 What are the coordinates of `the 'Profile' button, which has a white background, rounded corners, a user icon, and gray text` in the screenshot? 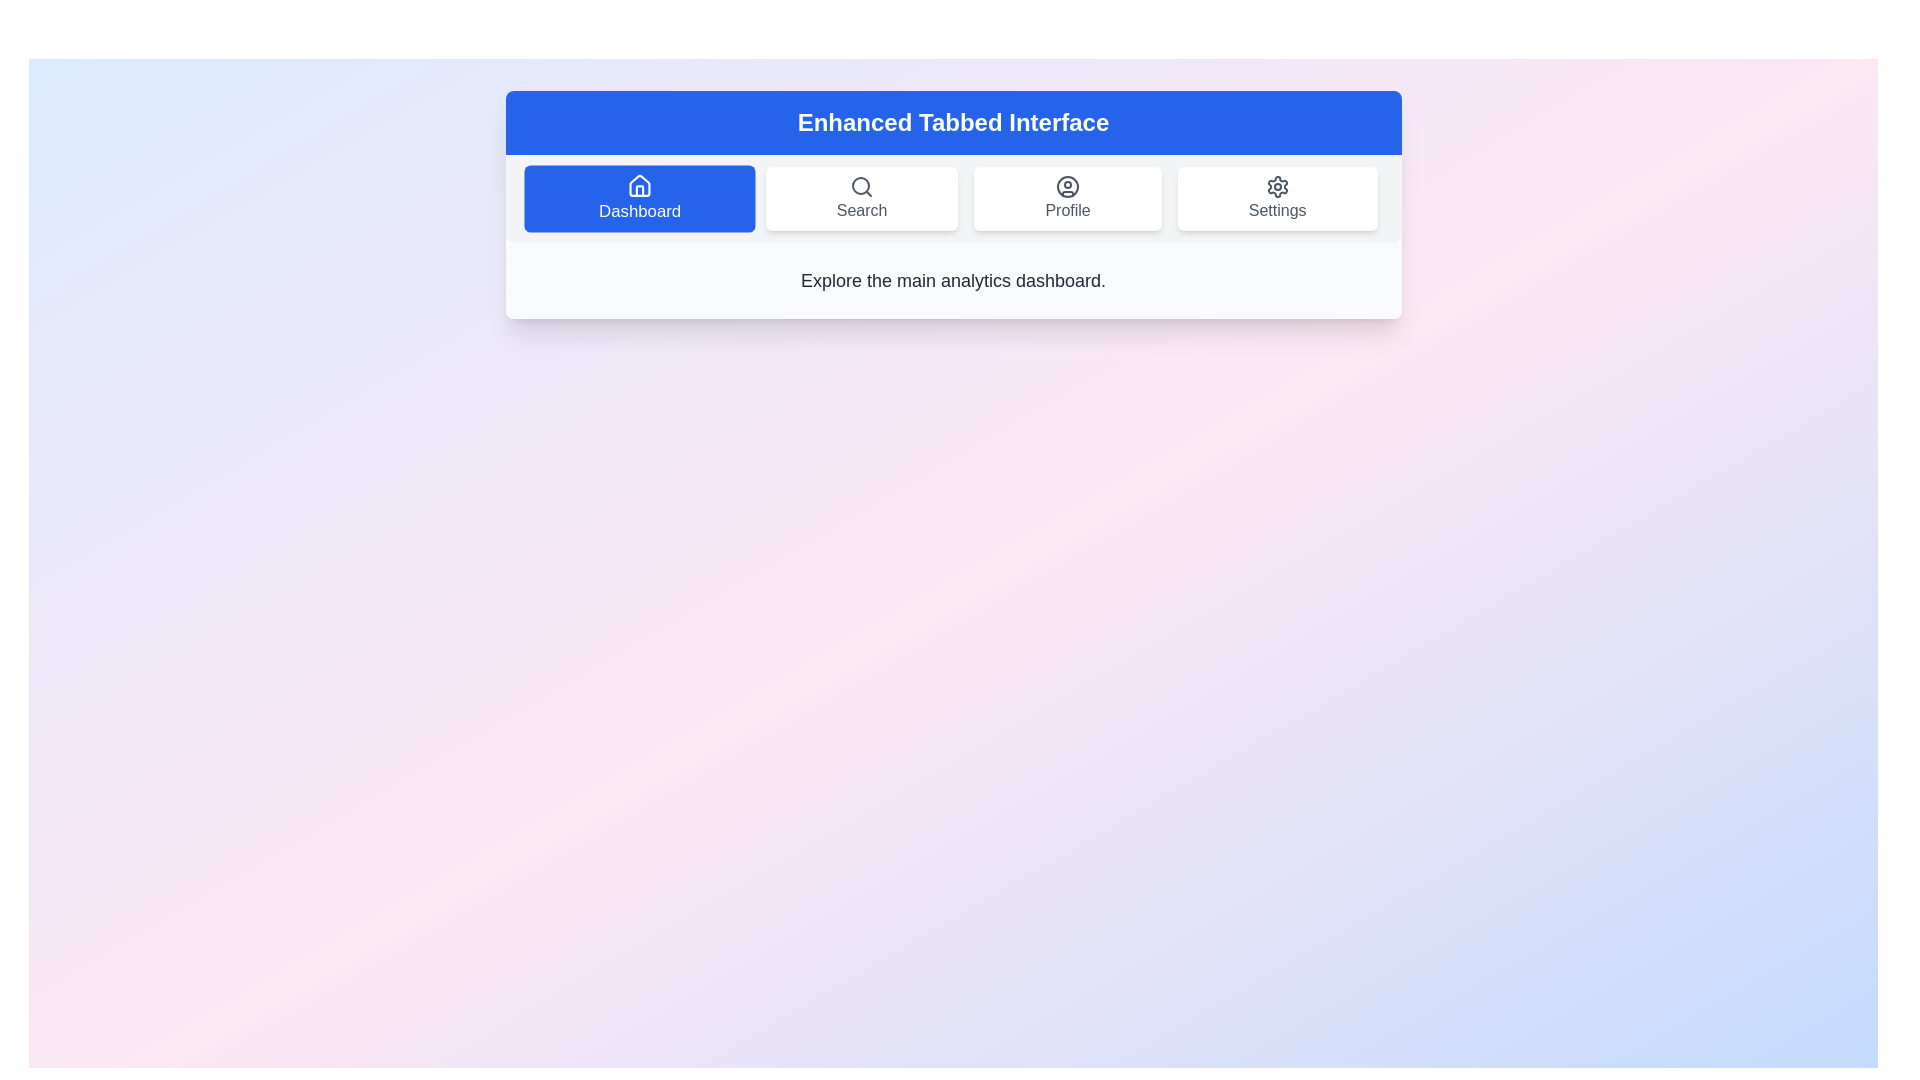 It's located at (1067, 199).